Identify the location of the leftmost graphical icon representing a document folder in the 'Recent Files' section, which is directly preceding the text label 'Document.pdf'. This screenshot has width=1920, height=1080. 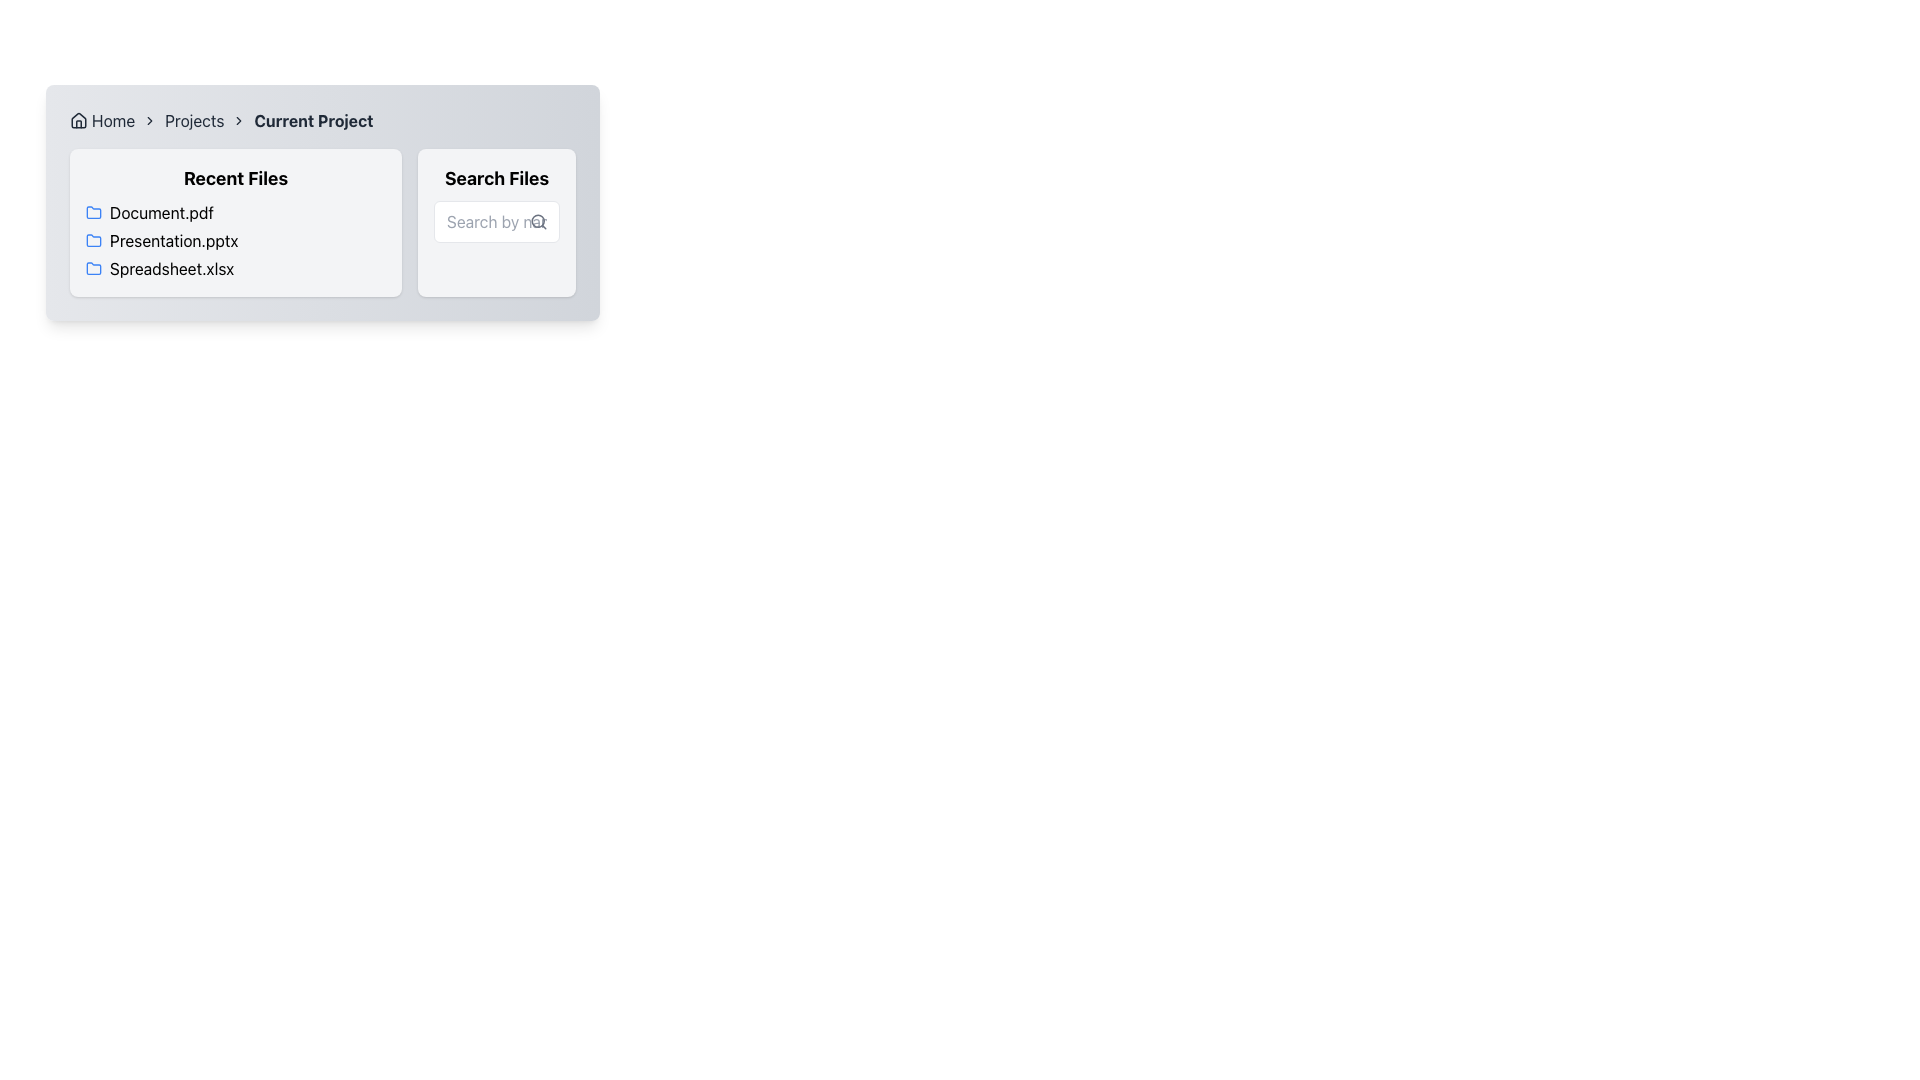
(93, 212).